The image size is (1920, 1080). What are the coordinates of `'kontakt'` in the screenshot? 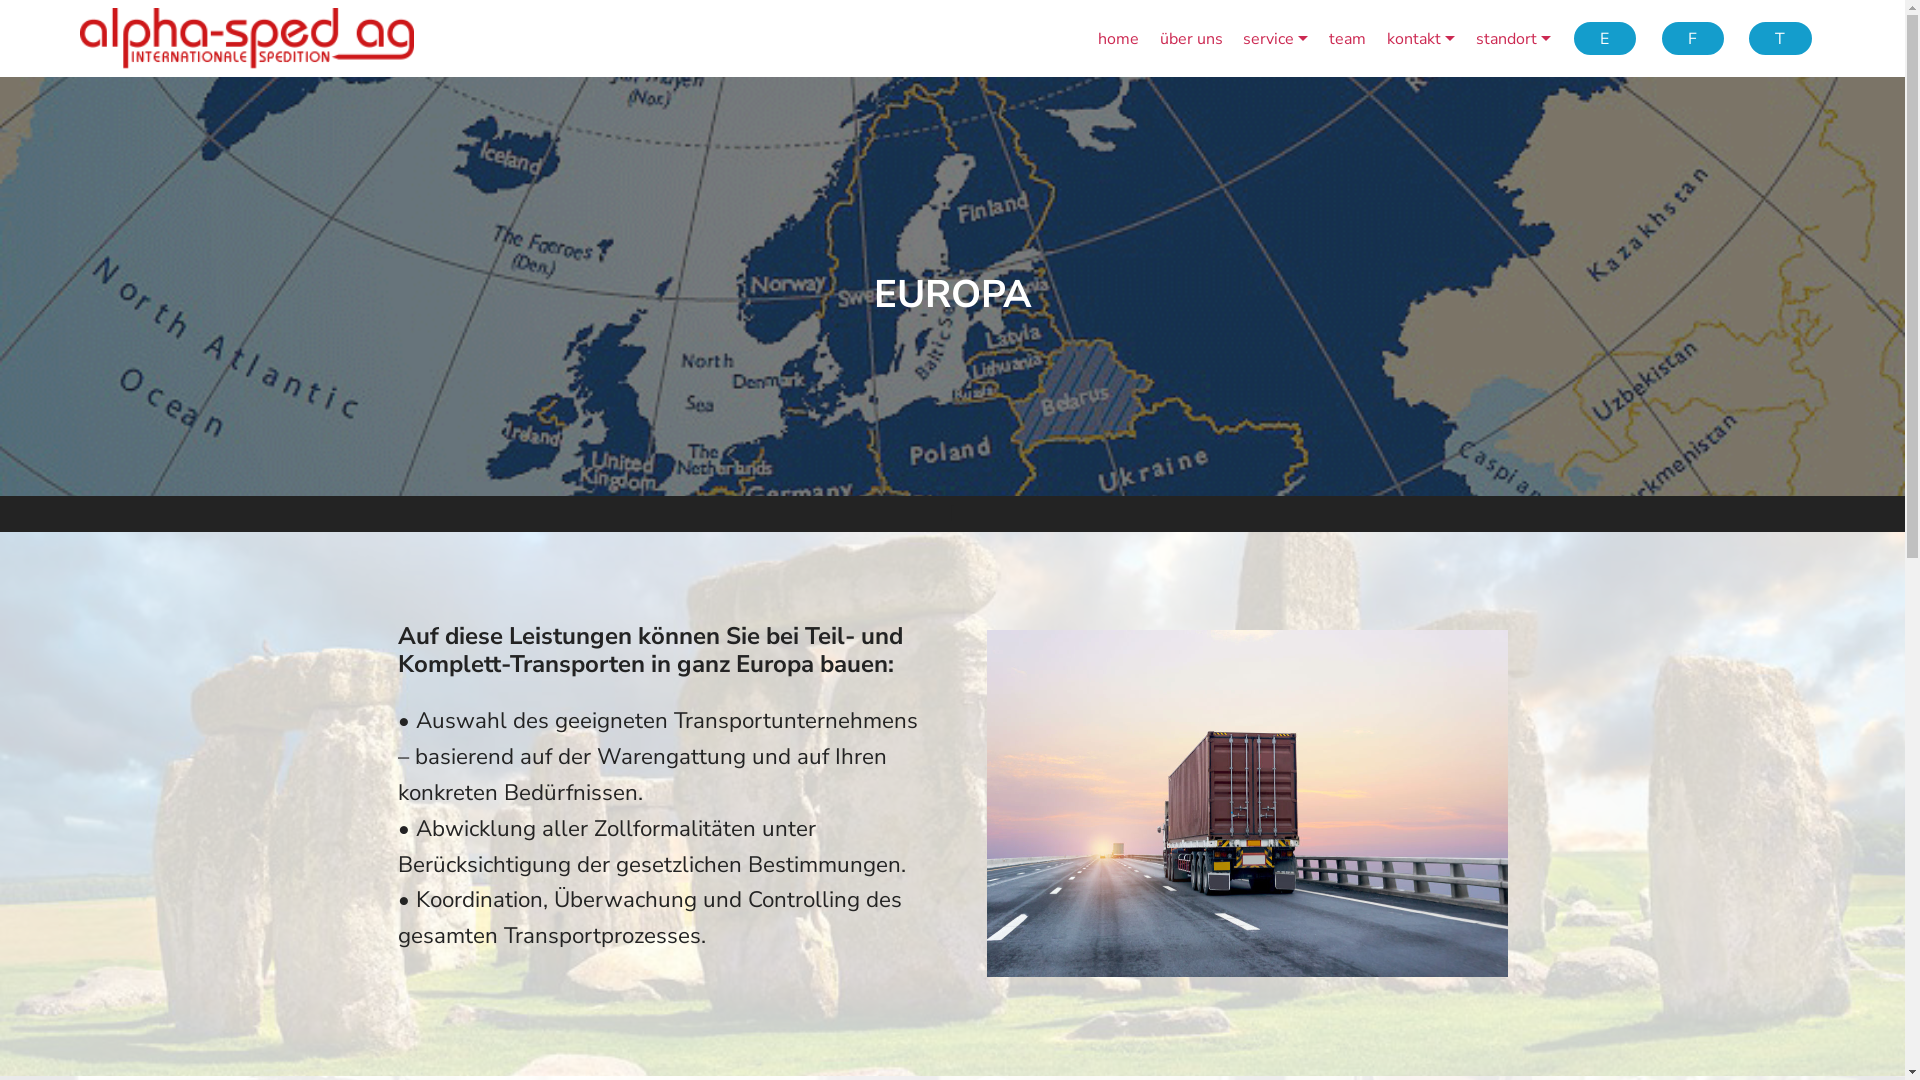 It's located at (1419, 38).